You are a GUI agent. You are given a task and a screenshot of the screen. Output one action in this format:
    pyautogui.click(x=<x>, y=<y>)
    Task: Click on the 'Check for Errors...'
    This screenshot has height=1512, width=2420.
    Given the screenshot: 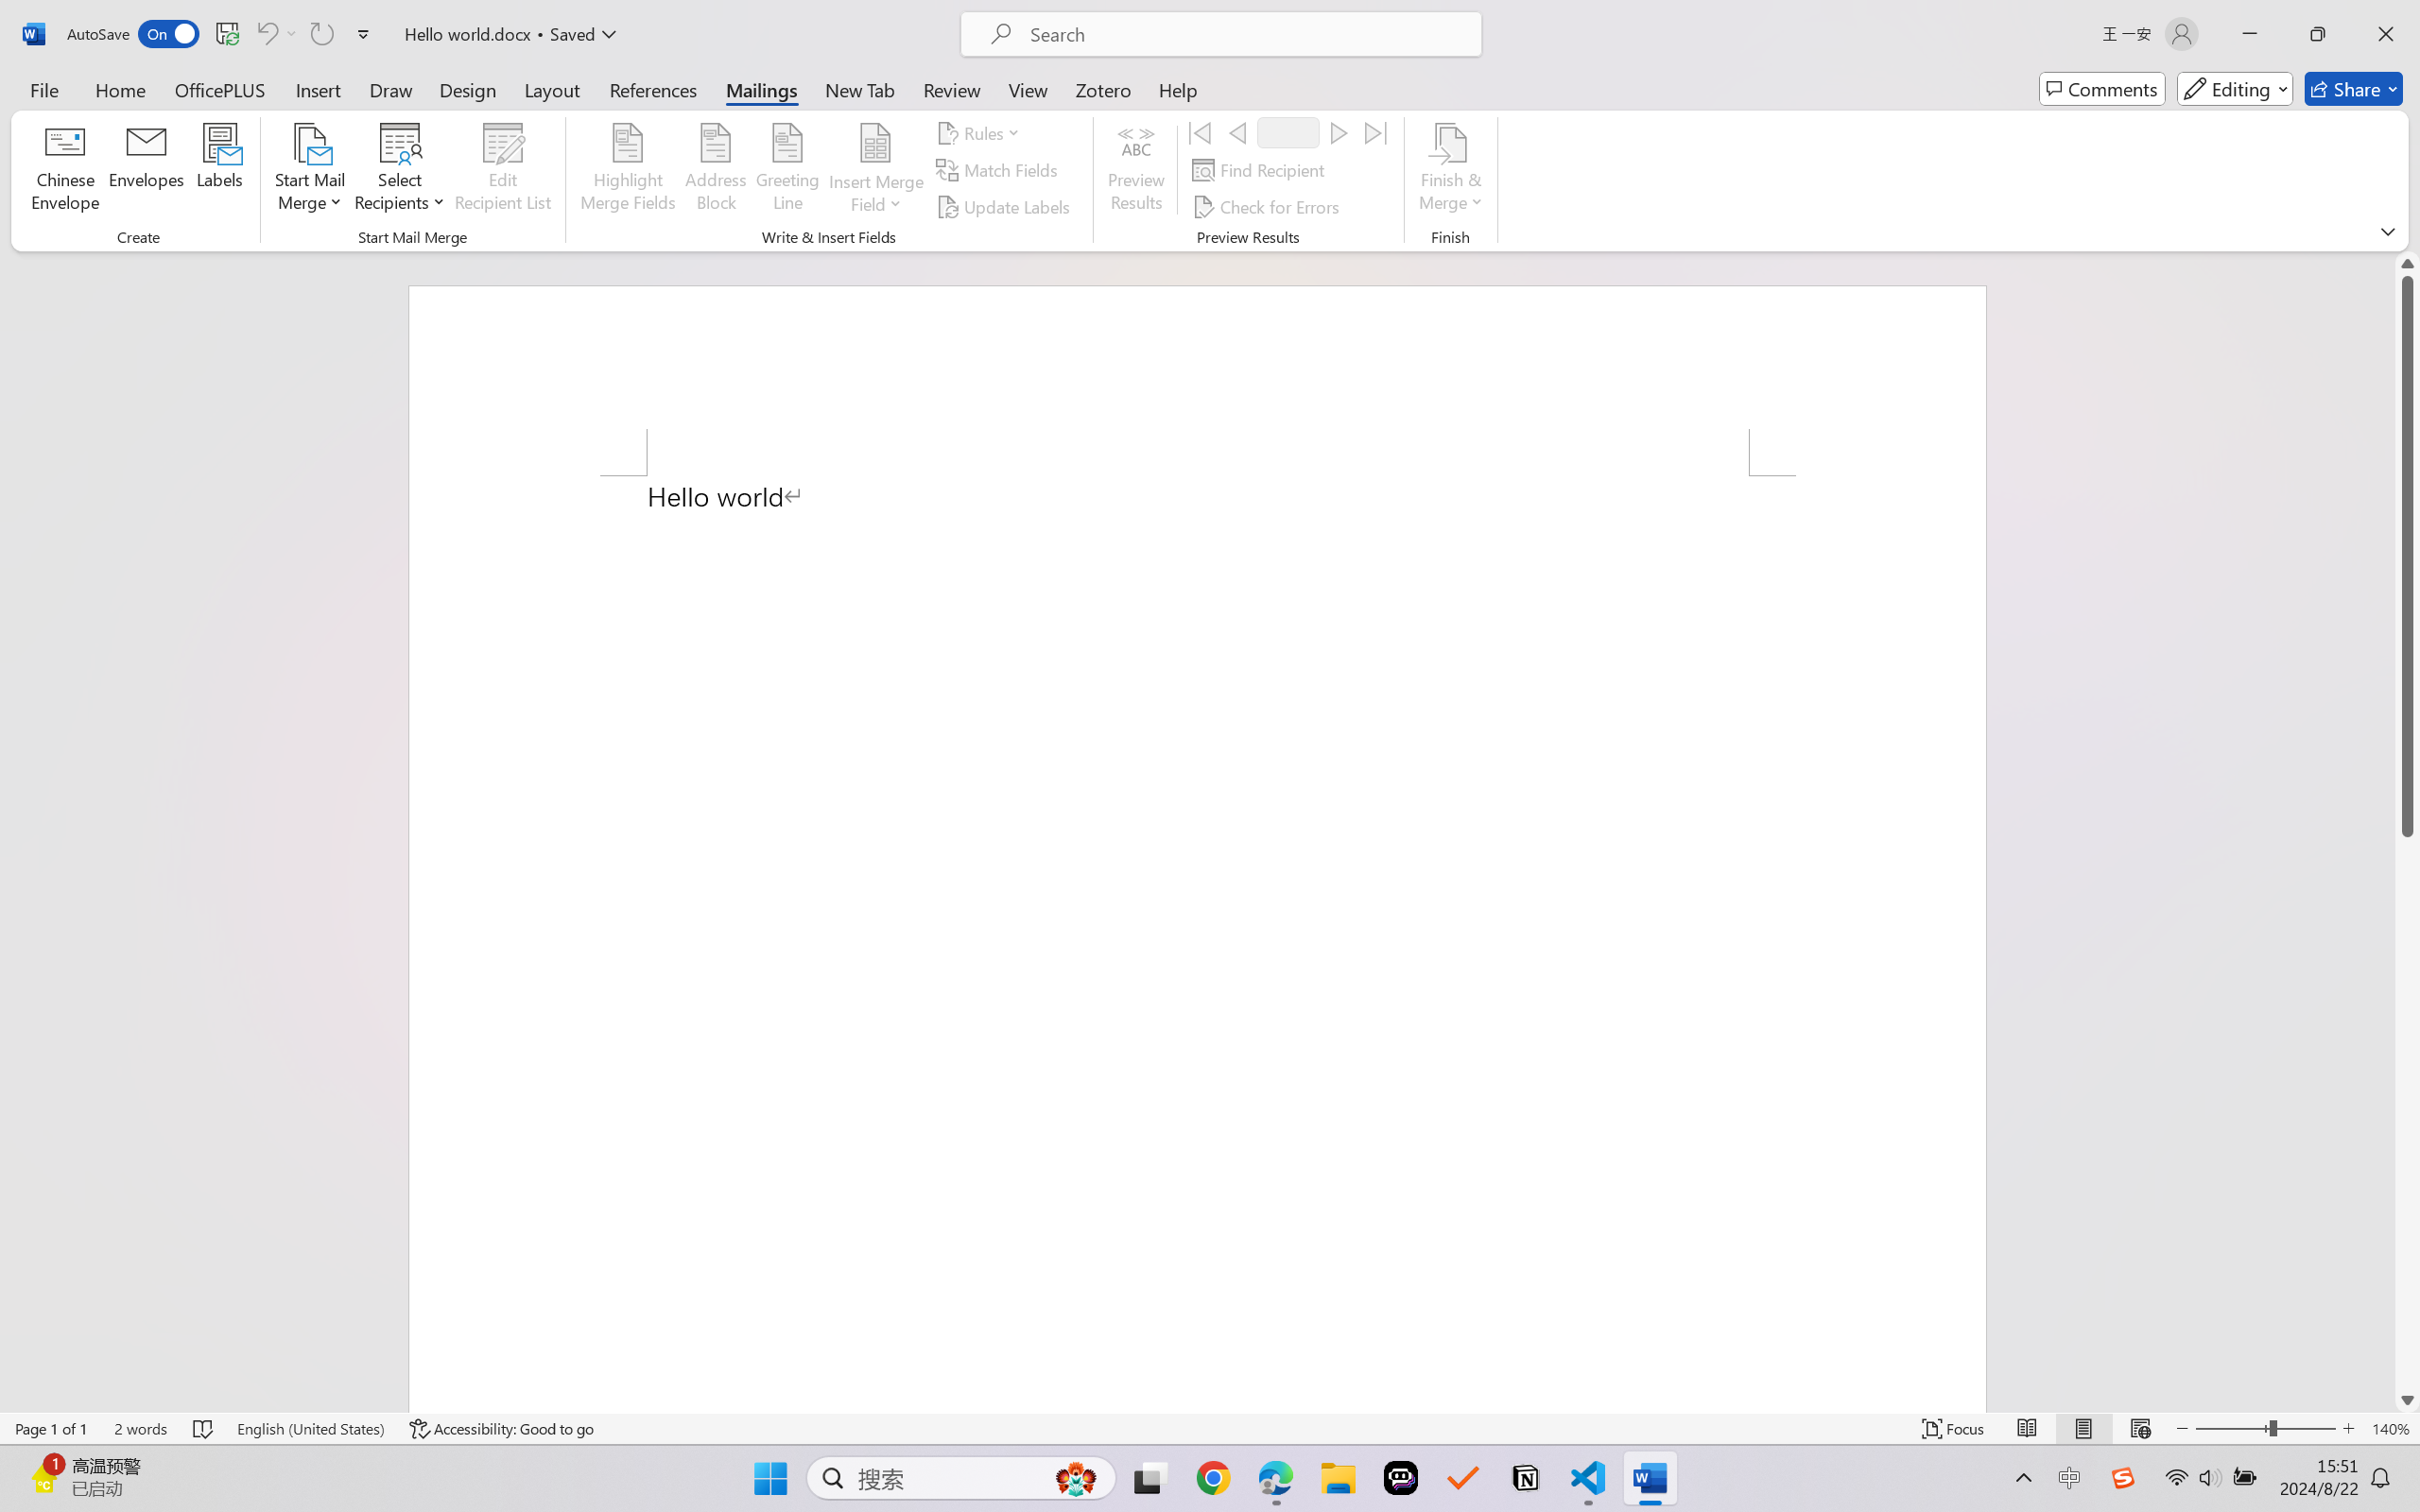 What is the action you would take?
    pyautogui.click(x=1269, y=207)
    